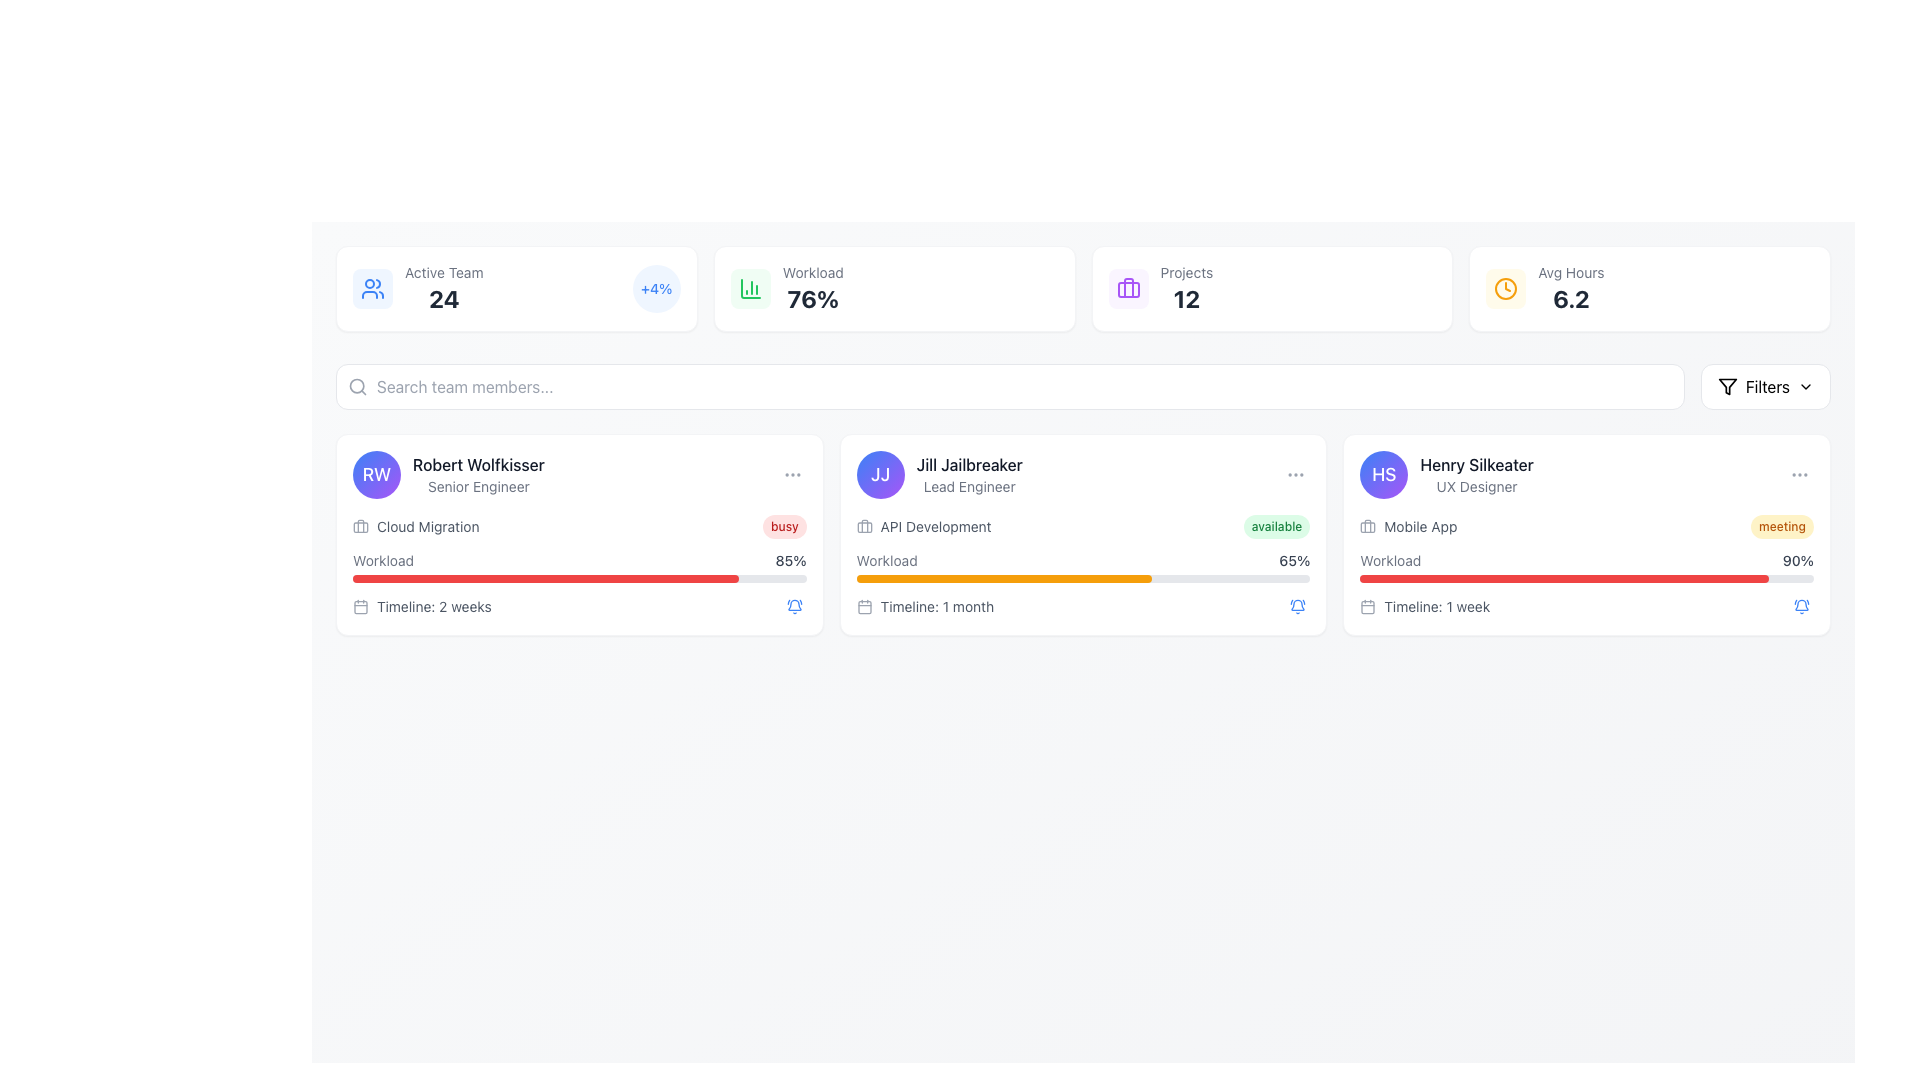  What do you see at coordinates (969, 465) in the screenshot?
I see `the text element labeled 'Jill Jailbreaker', which is styled with a medium font weight and dark gray color, located at the top of the middle card representing a team member` at bounding box center [969, 465].